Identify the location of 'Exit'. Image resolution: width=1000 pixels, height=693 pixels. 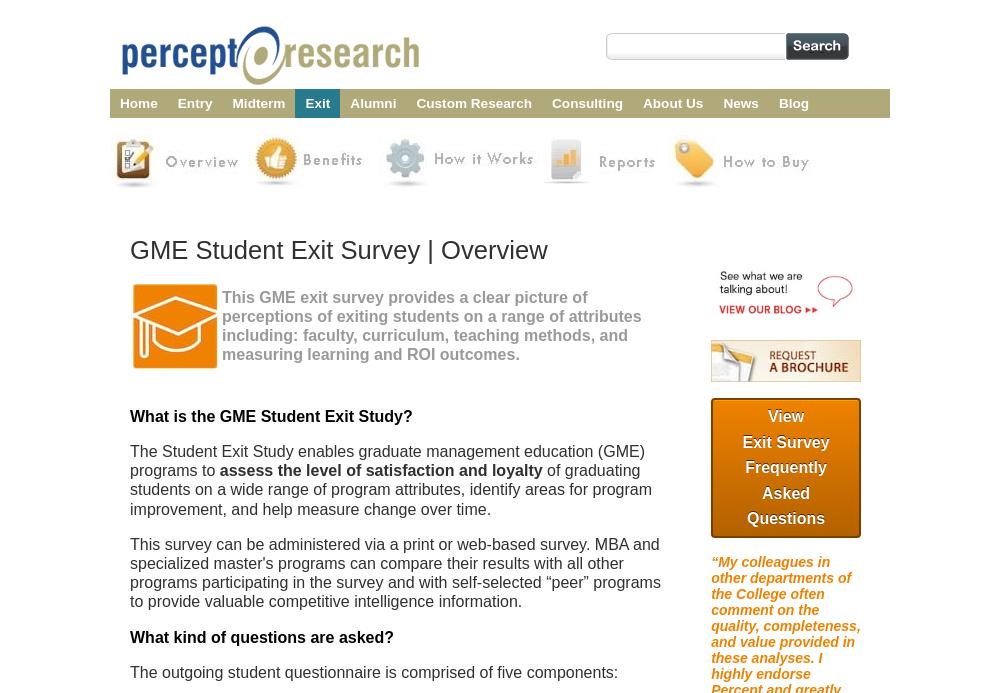
(316, 103).